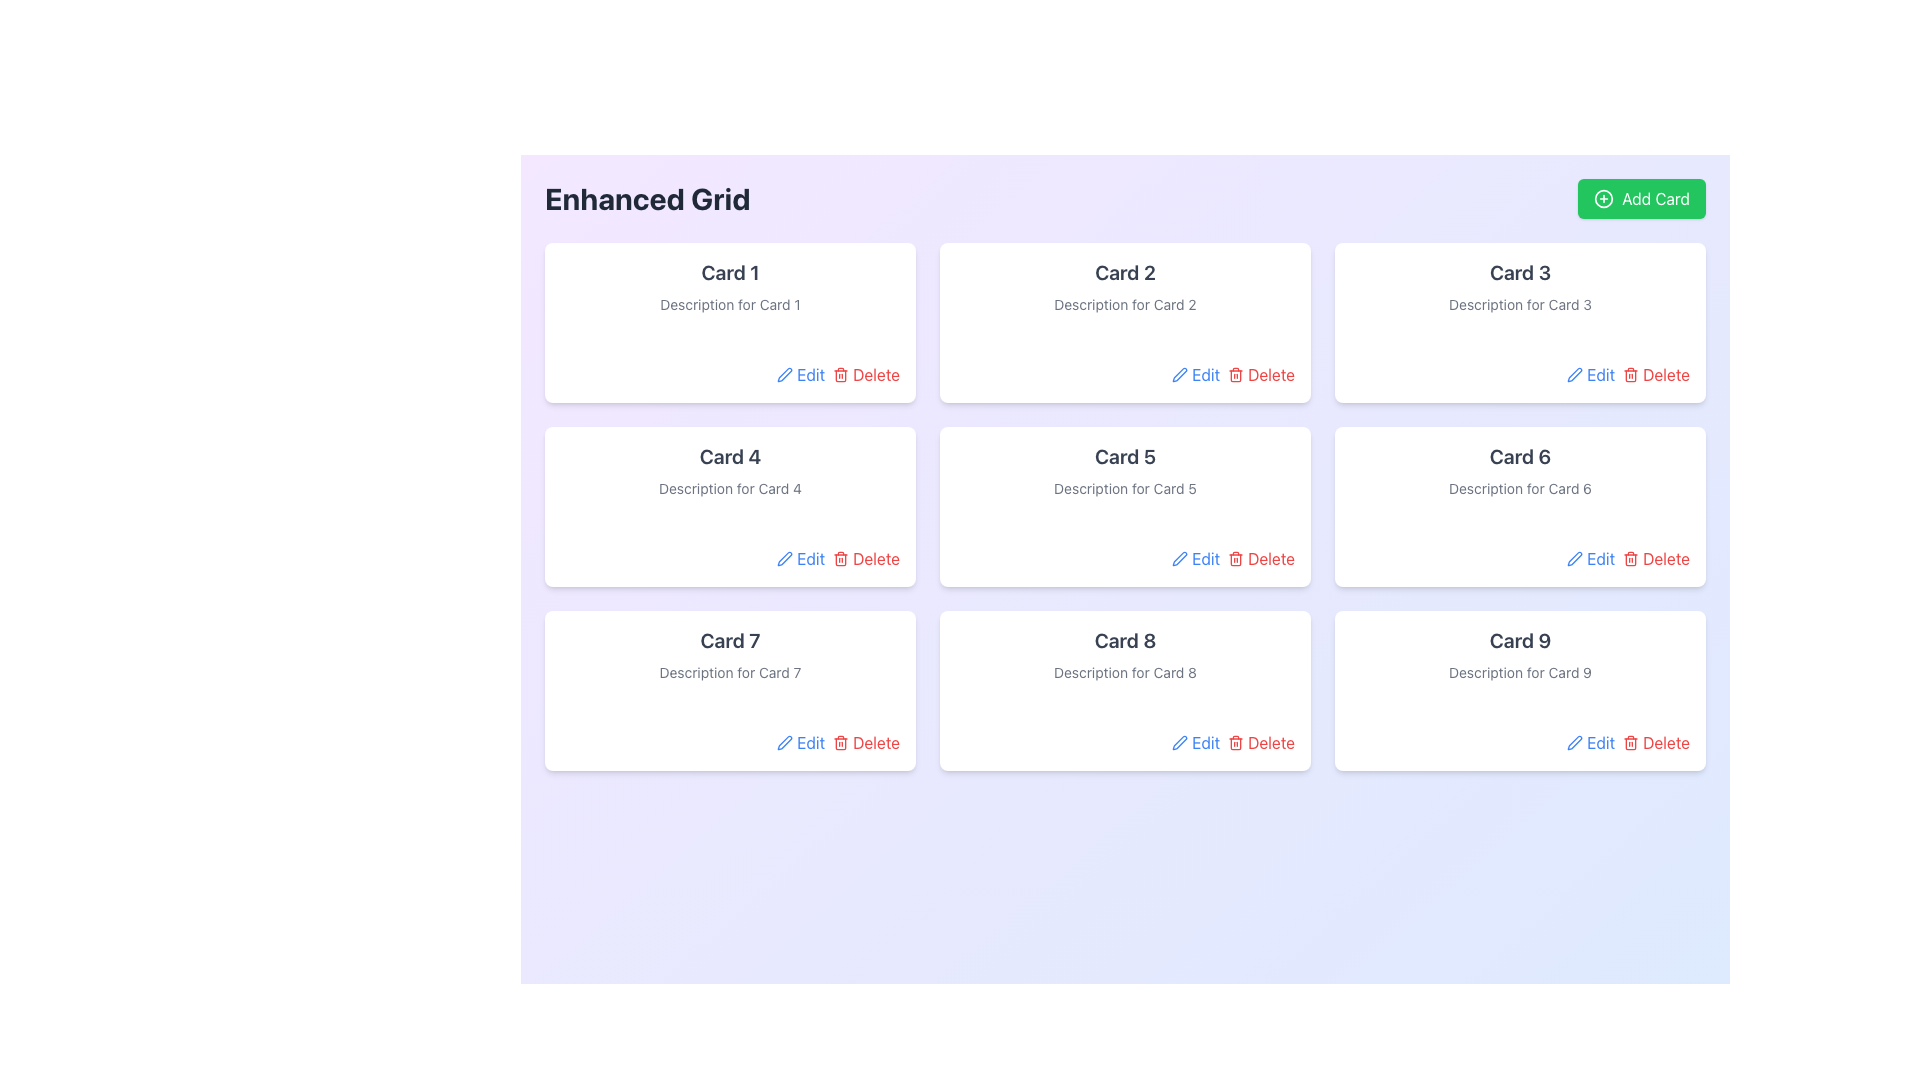 Image resolution: width=1920 pixels, height=1080 pixels. I want to click on the static text element providing additional information for 'Card 7', located in the third row of a three-column grid layout, specifically the second line after the title, so click(729, 672).